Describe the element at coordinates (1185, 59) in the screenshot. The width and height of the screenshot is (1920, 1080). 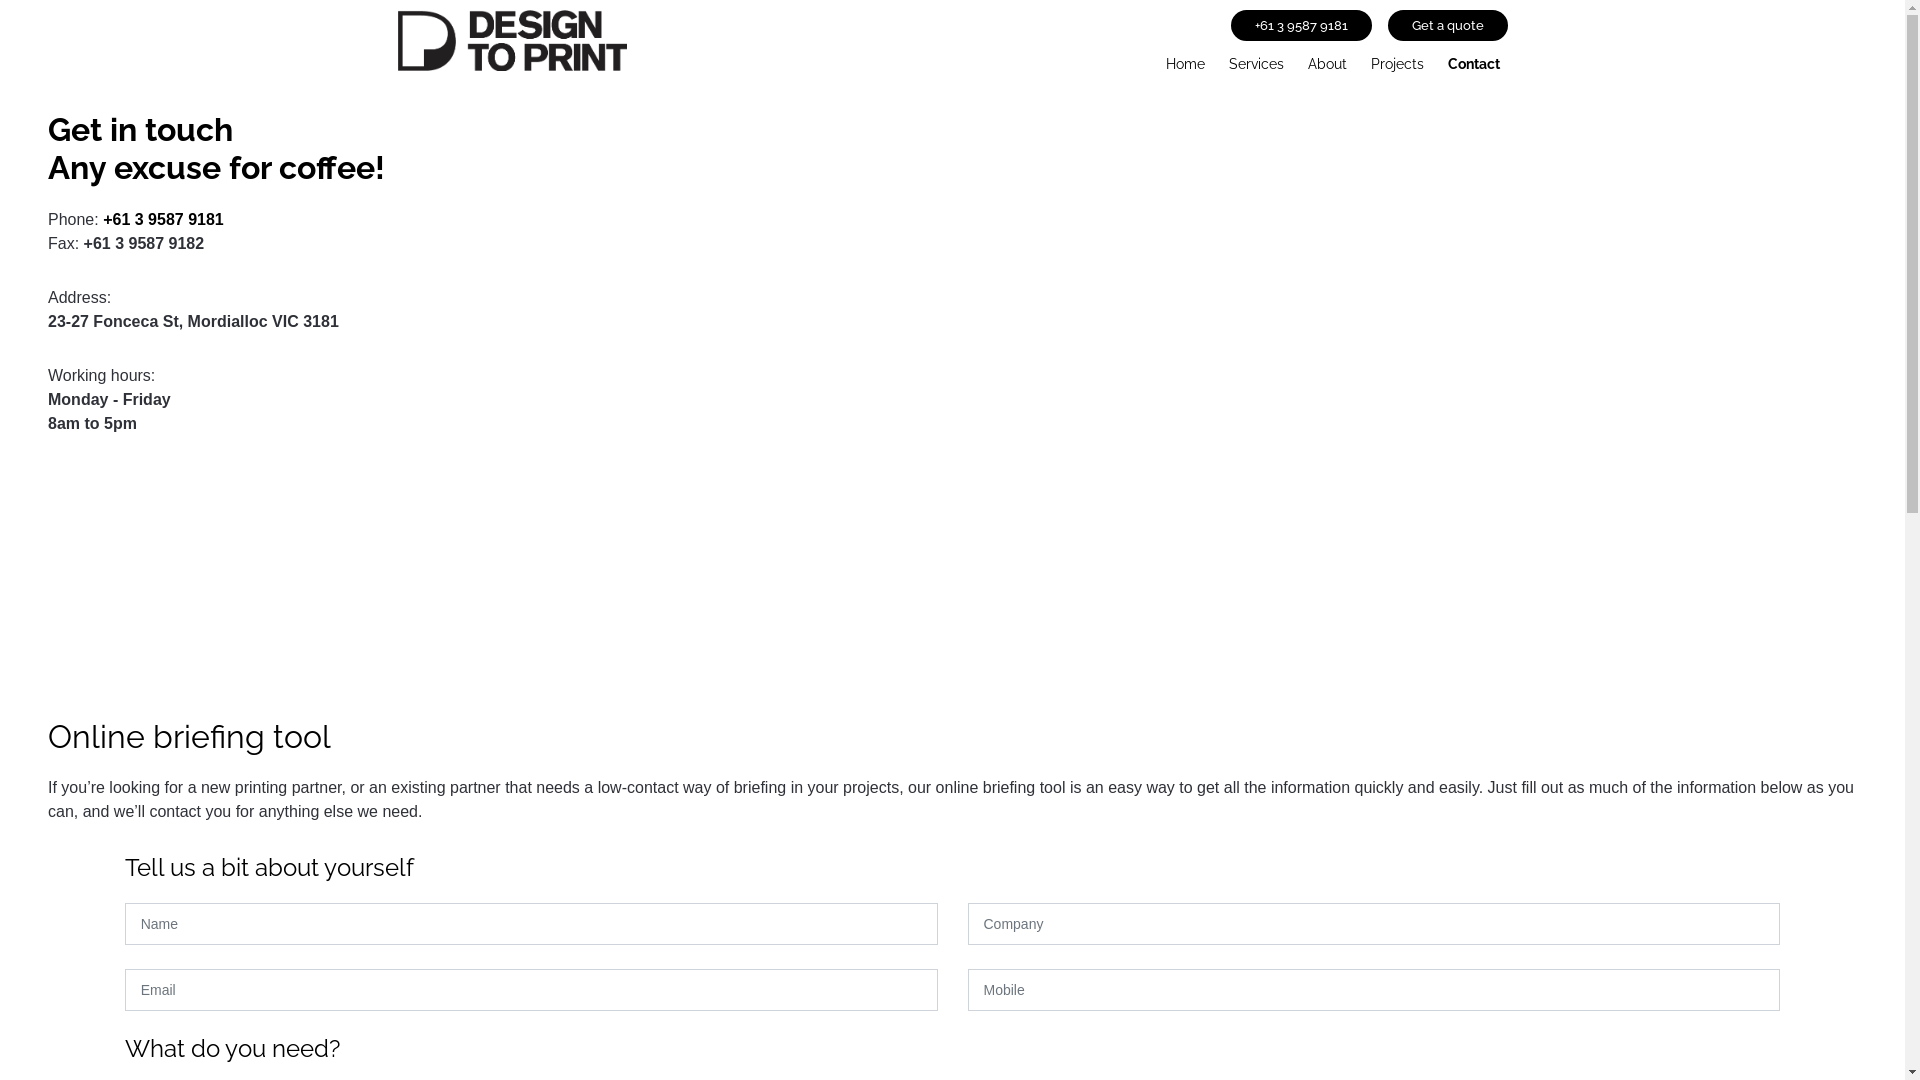
I see `'Home'` at that location.